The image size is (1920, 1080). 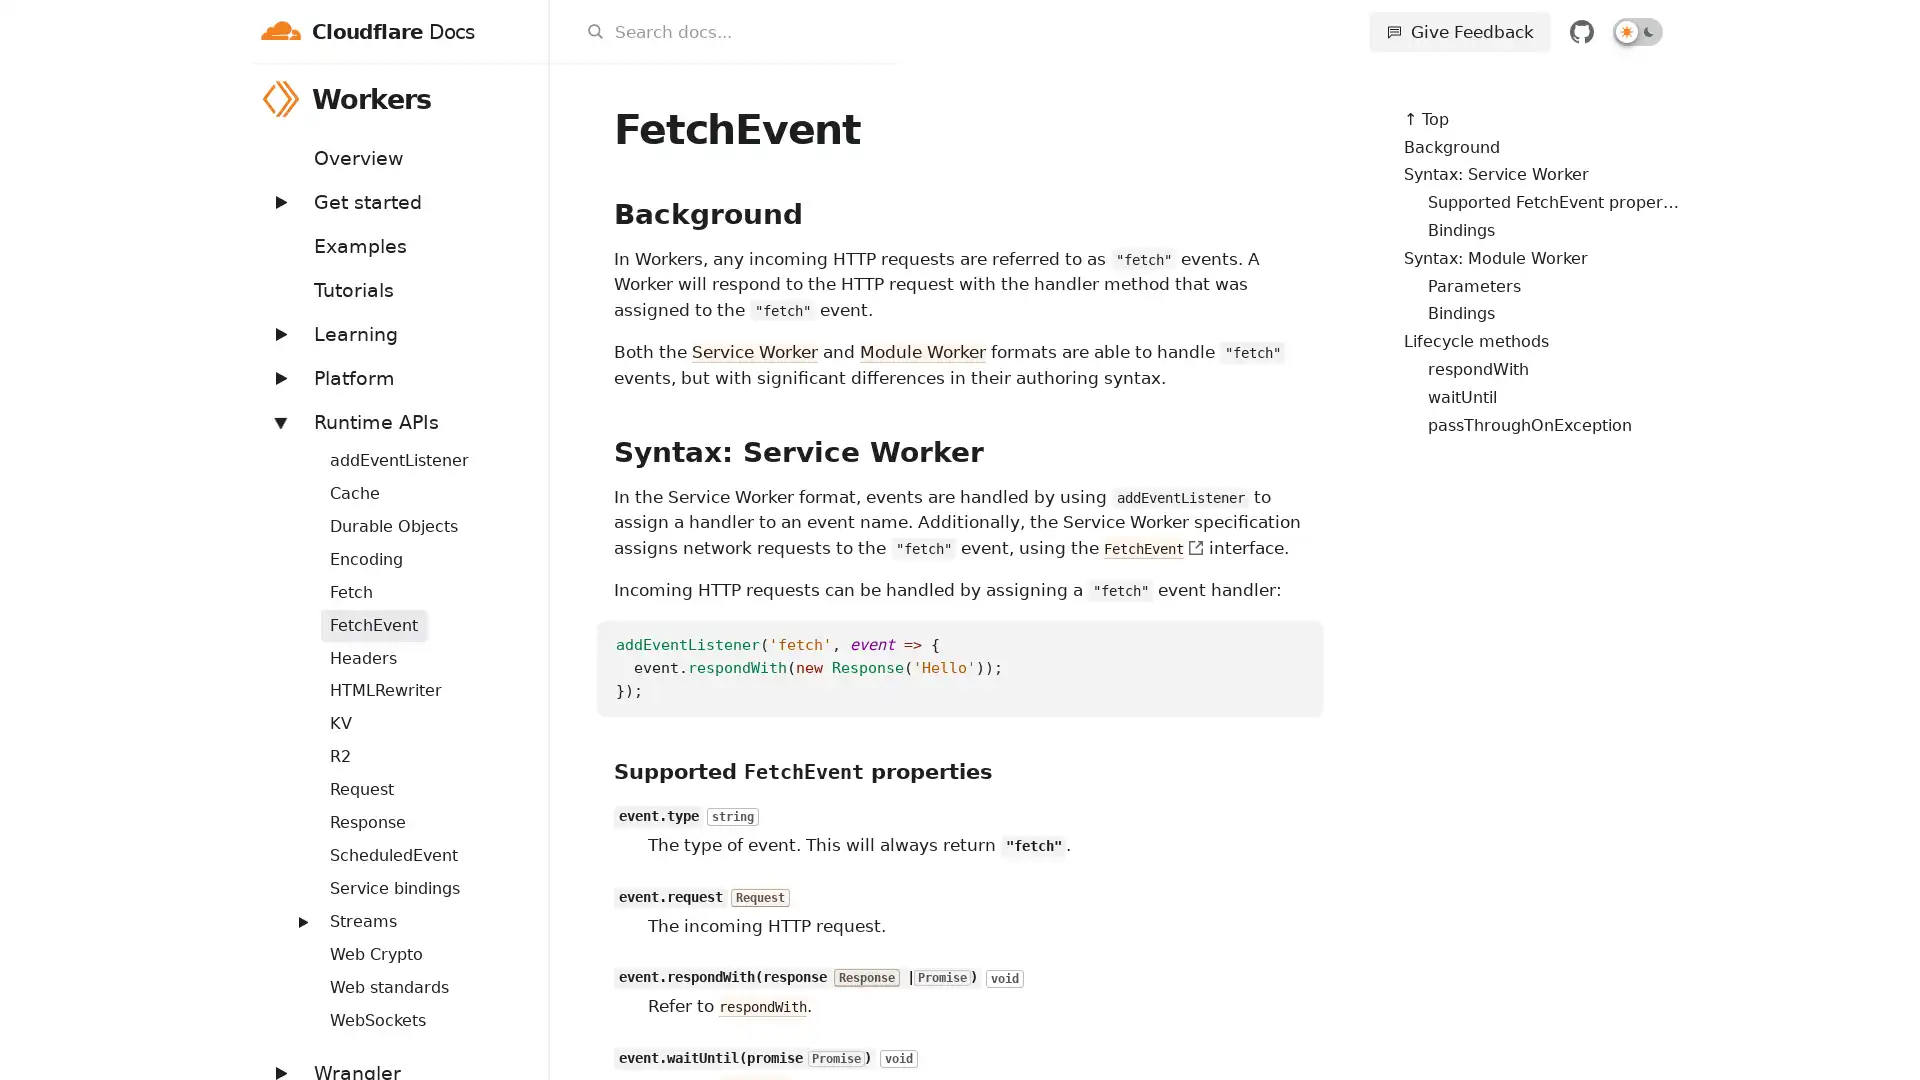 What do you see at coordinates (291, 844) in the screenshot?
I see `Expand: Routing` at bounding box center [291, 844].